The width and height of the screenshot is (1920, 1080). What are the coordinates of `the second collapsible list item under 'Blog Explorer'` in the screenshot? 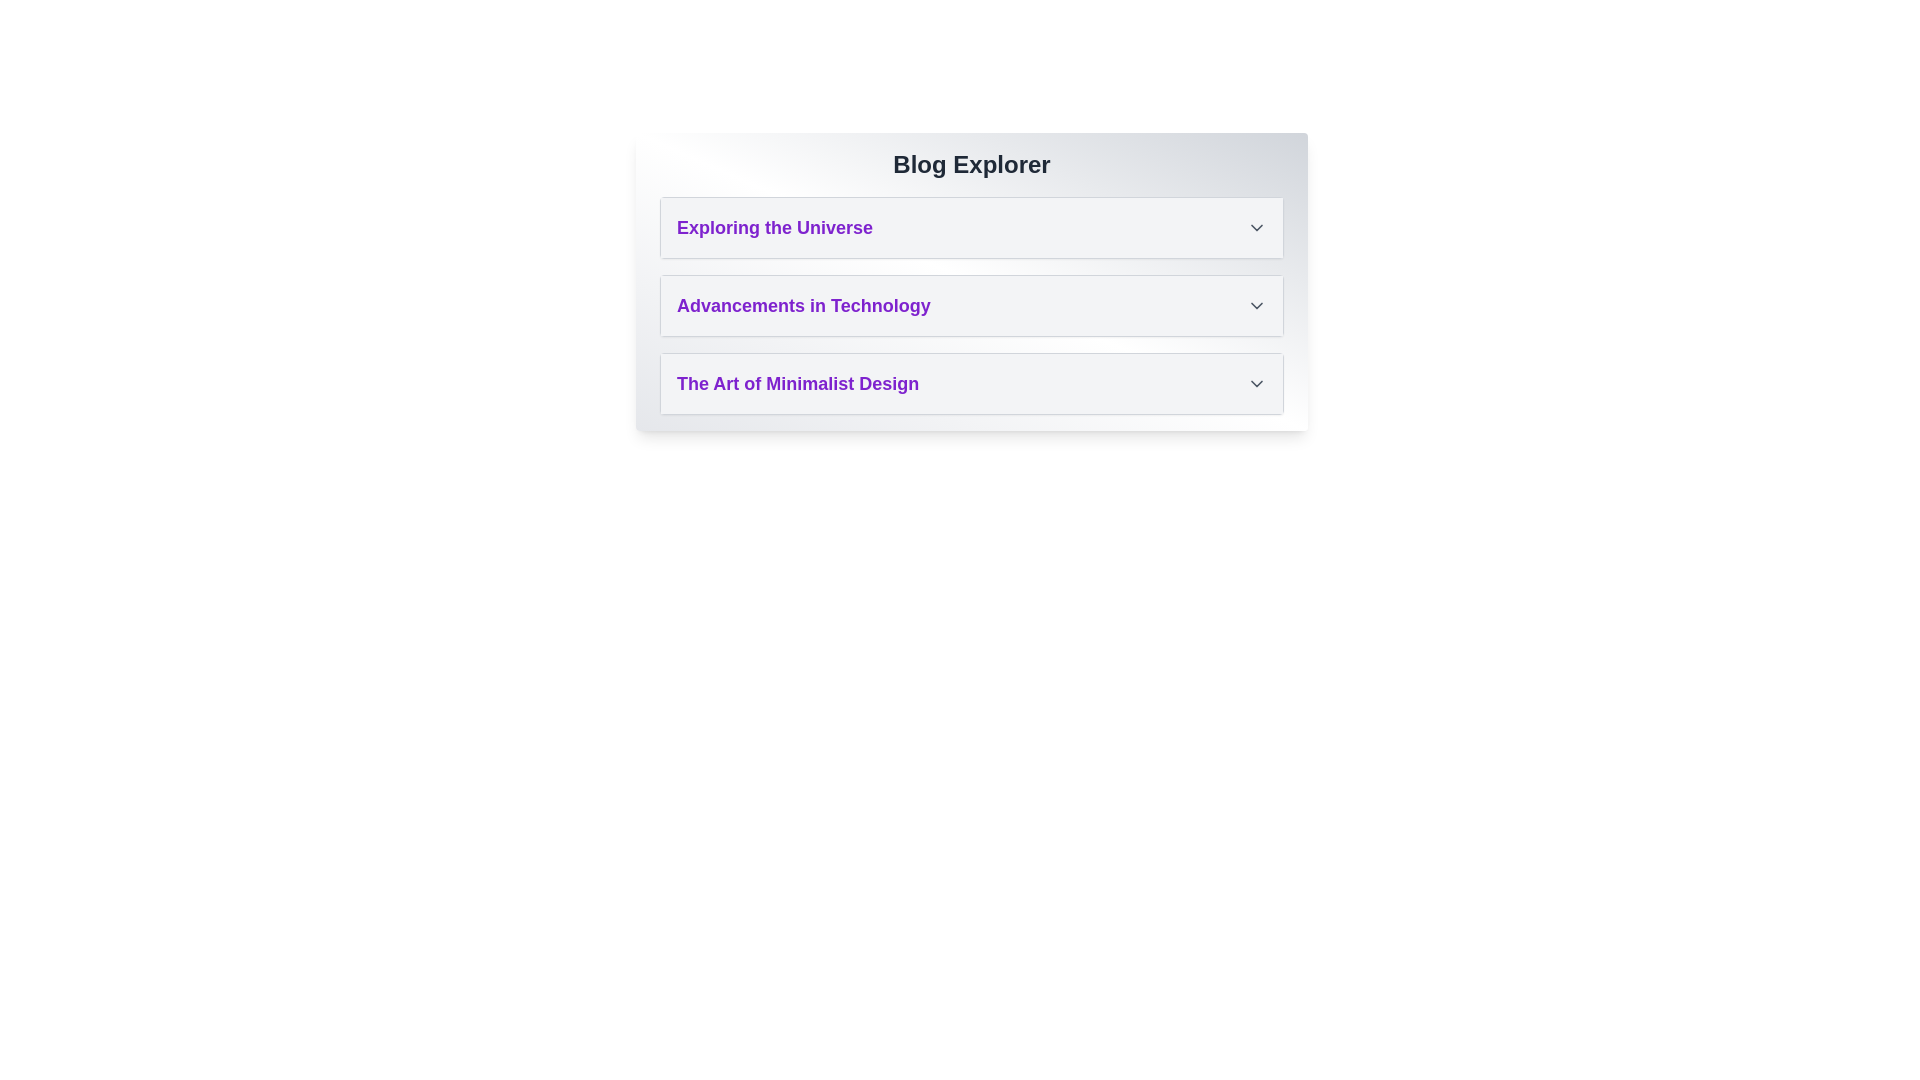 It's located at (971, 305).